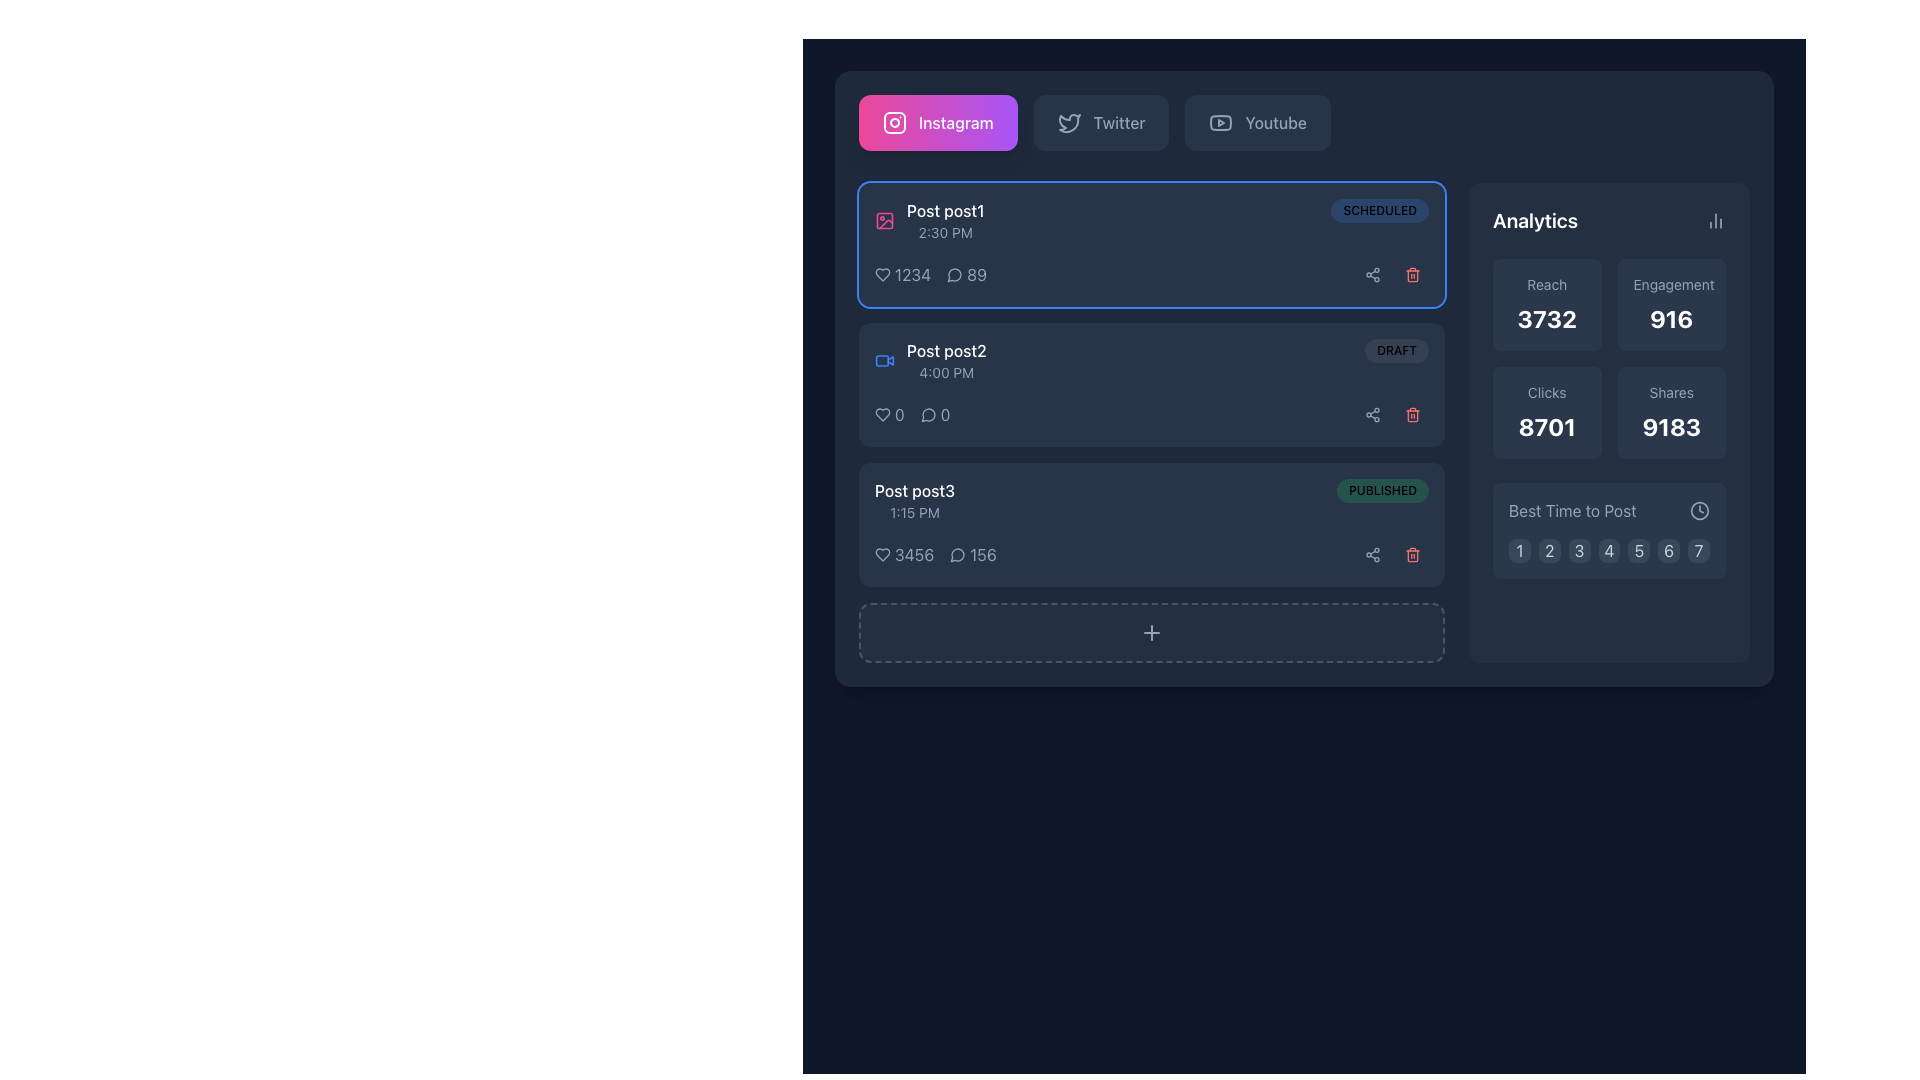  What do you see at coordinates (903, 555) in the screenshot?
I see `the text display element showing the count '3456' with a heart-shaped icon to its left, located in the metadata section of 'Post post3'` at bounding box center [903, 555].